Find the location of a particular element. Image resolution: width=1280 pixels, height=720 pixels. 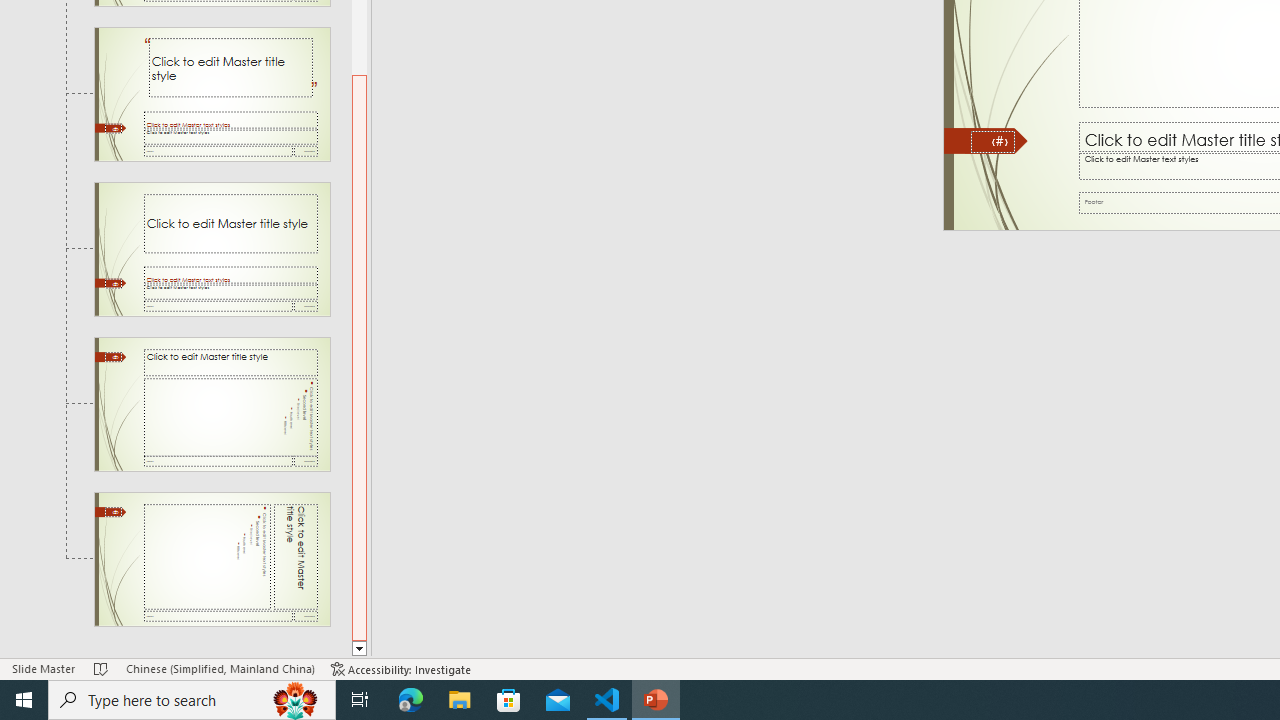

'Line down' is located at coordinates (359, 649).